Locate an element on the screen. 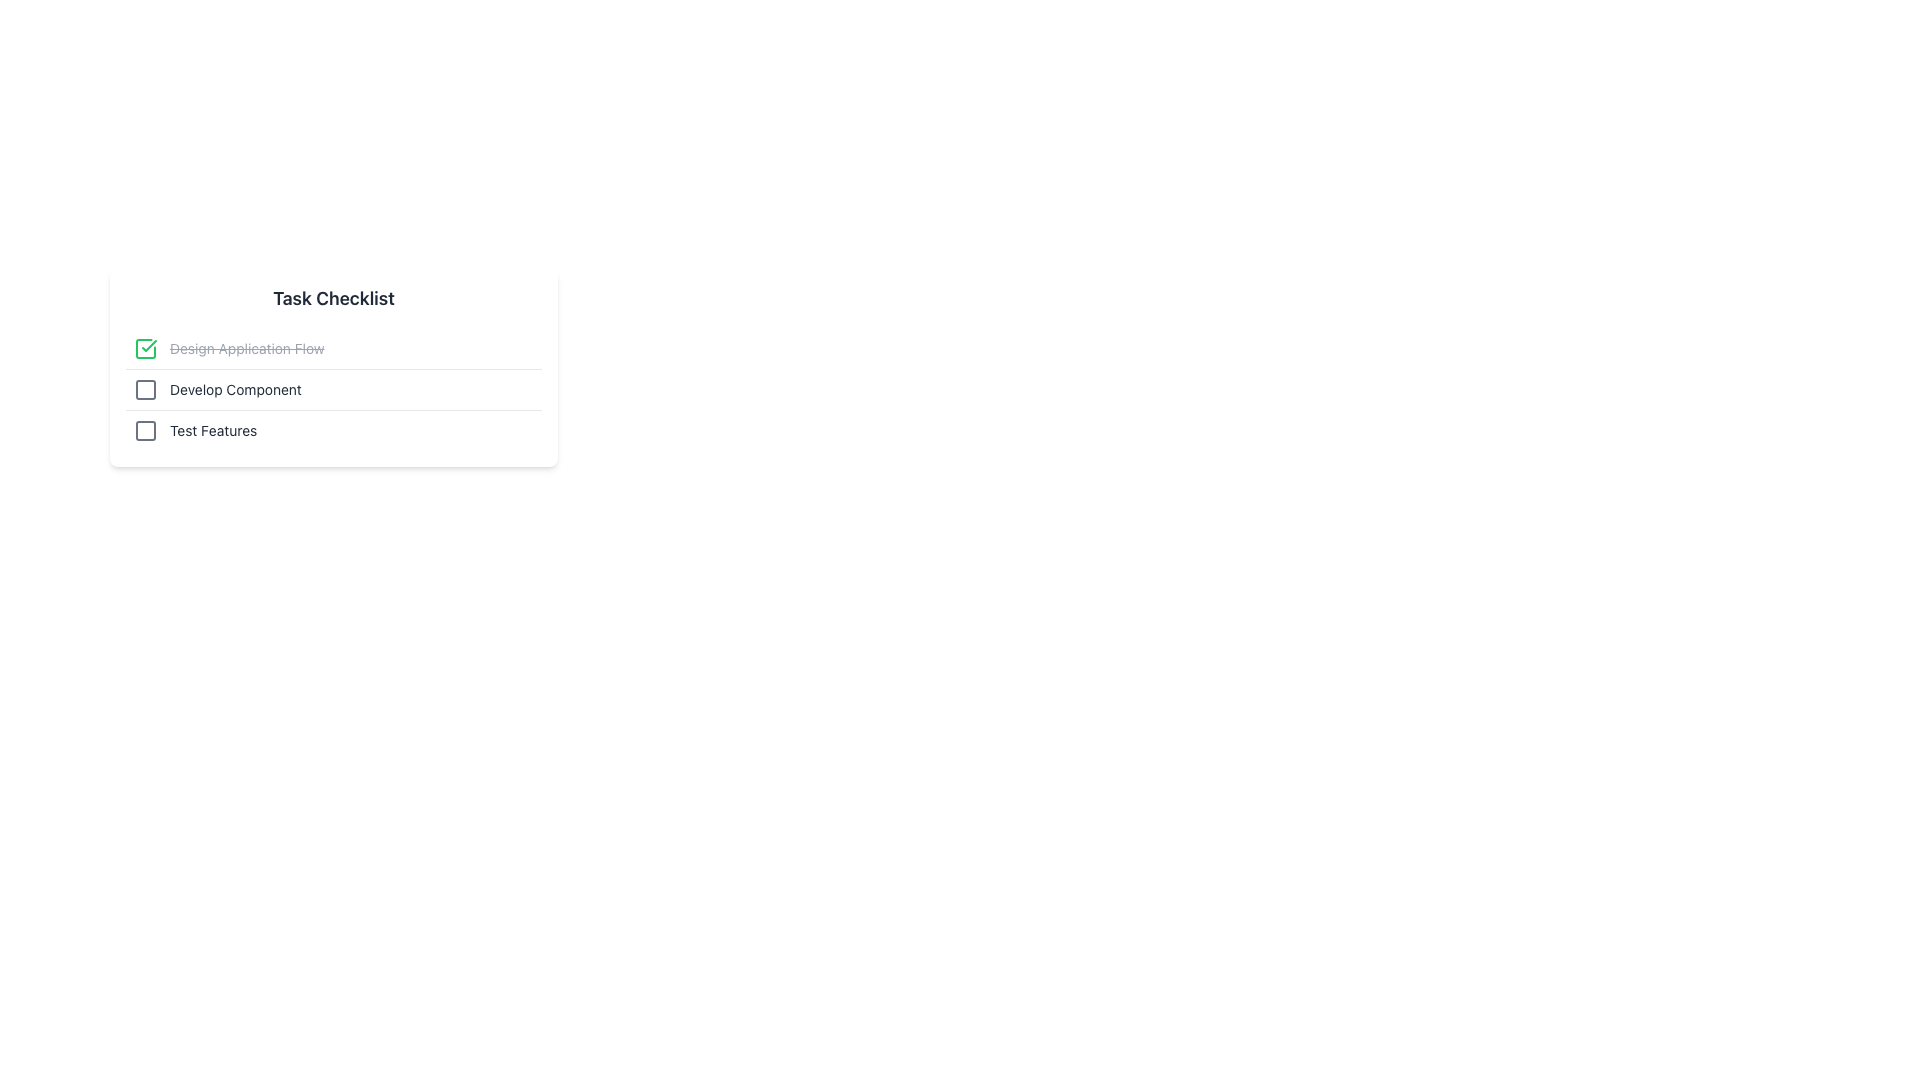 The width and height of the screenshot is (1920, 1080). the text label that reads 'Design Application Flow', which is styled with a line-through effect and gray color, indicating it is inactive and located as the first item in a checklist interface is located at coordinates (246, 347).